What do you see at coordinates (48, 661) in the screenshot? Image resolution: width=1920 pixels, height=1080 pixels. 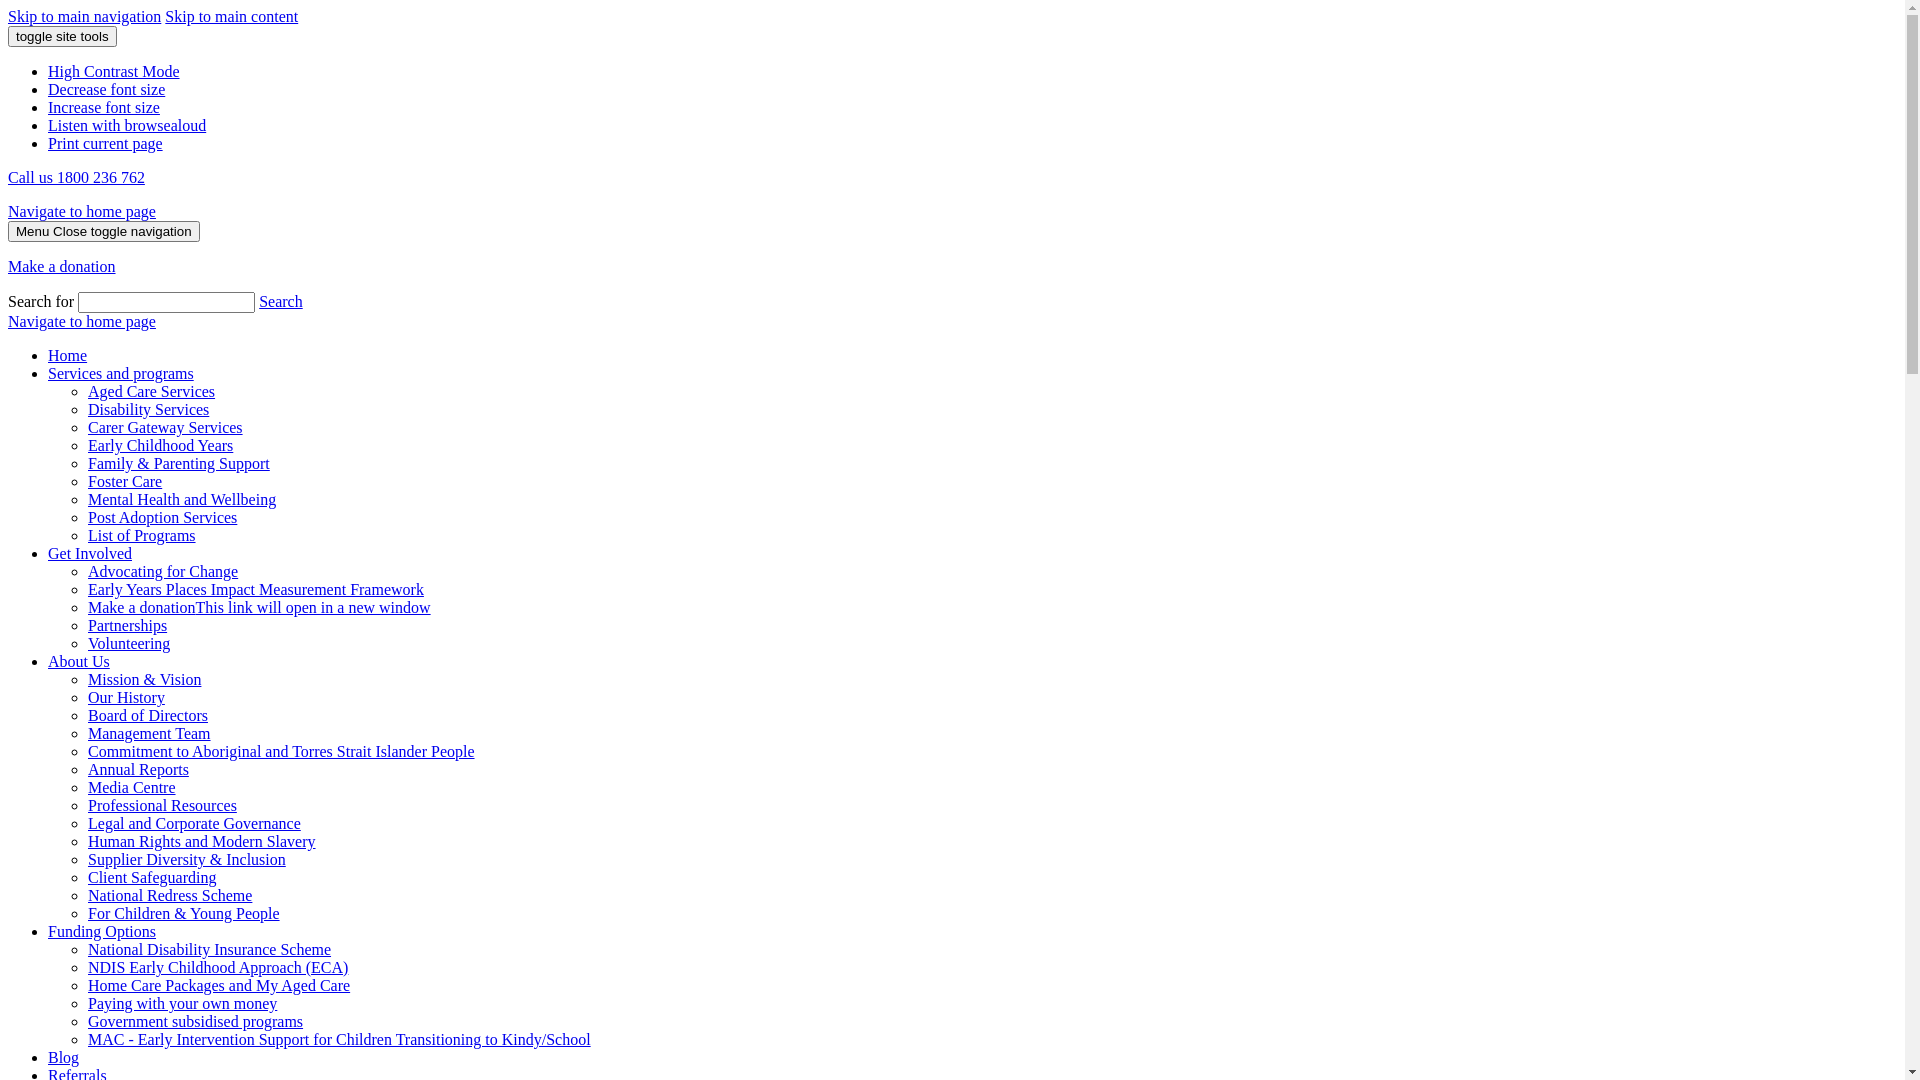 I see `'About Us'` at bounding box center [48, 661].